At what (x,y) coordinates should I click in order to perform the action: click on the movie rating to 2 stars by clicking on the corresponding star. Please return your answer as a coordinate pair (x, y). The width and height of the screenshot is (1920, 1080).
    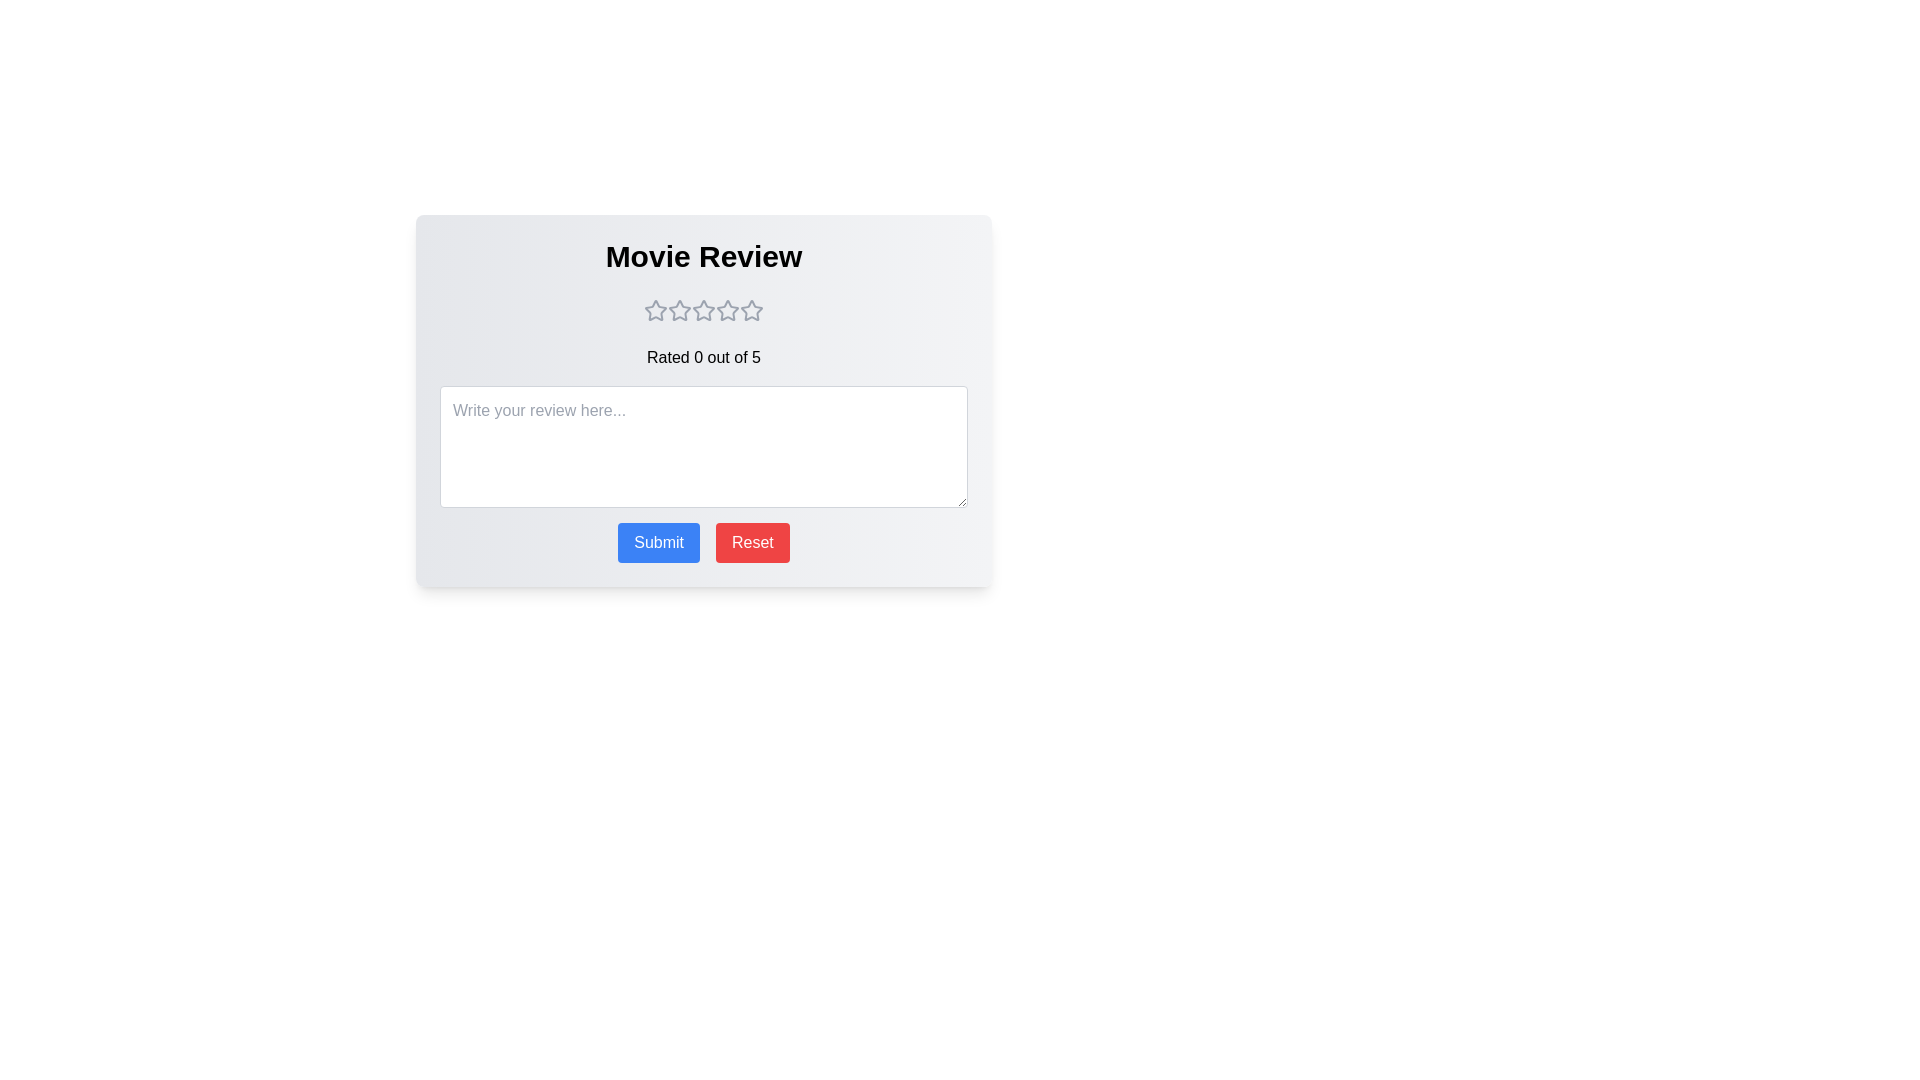
    Looking at the image, I should click on (680, 311).